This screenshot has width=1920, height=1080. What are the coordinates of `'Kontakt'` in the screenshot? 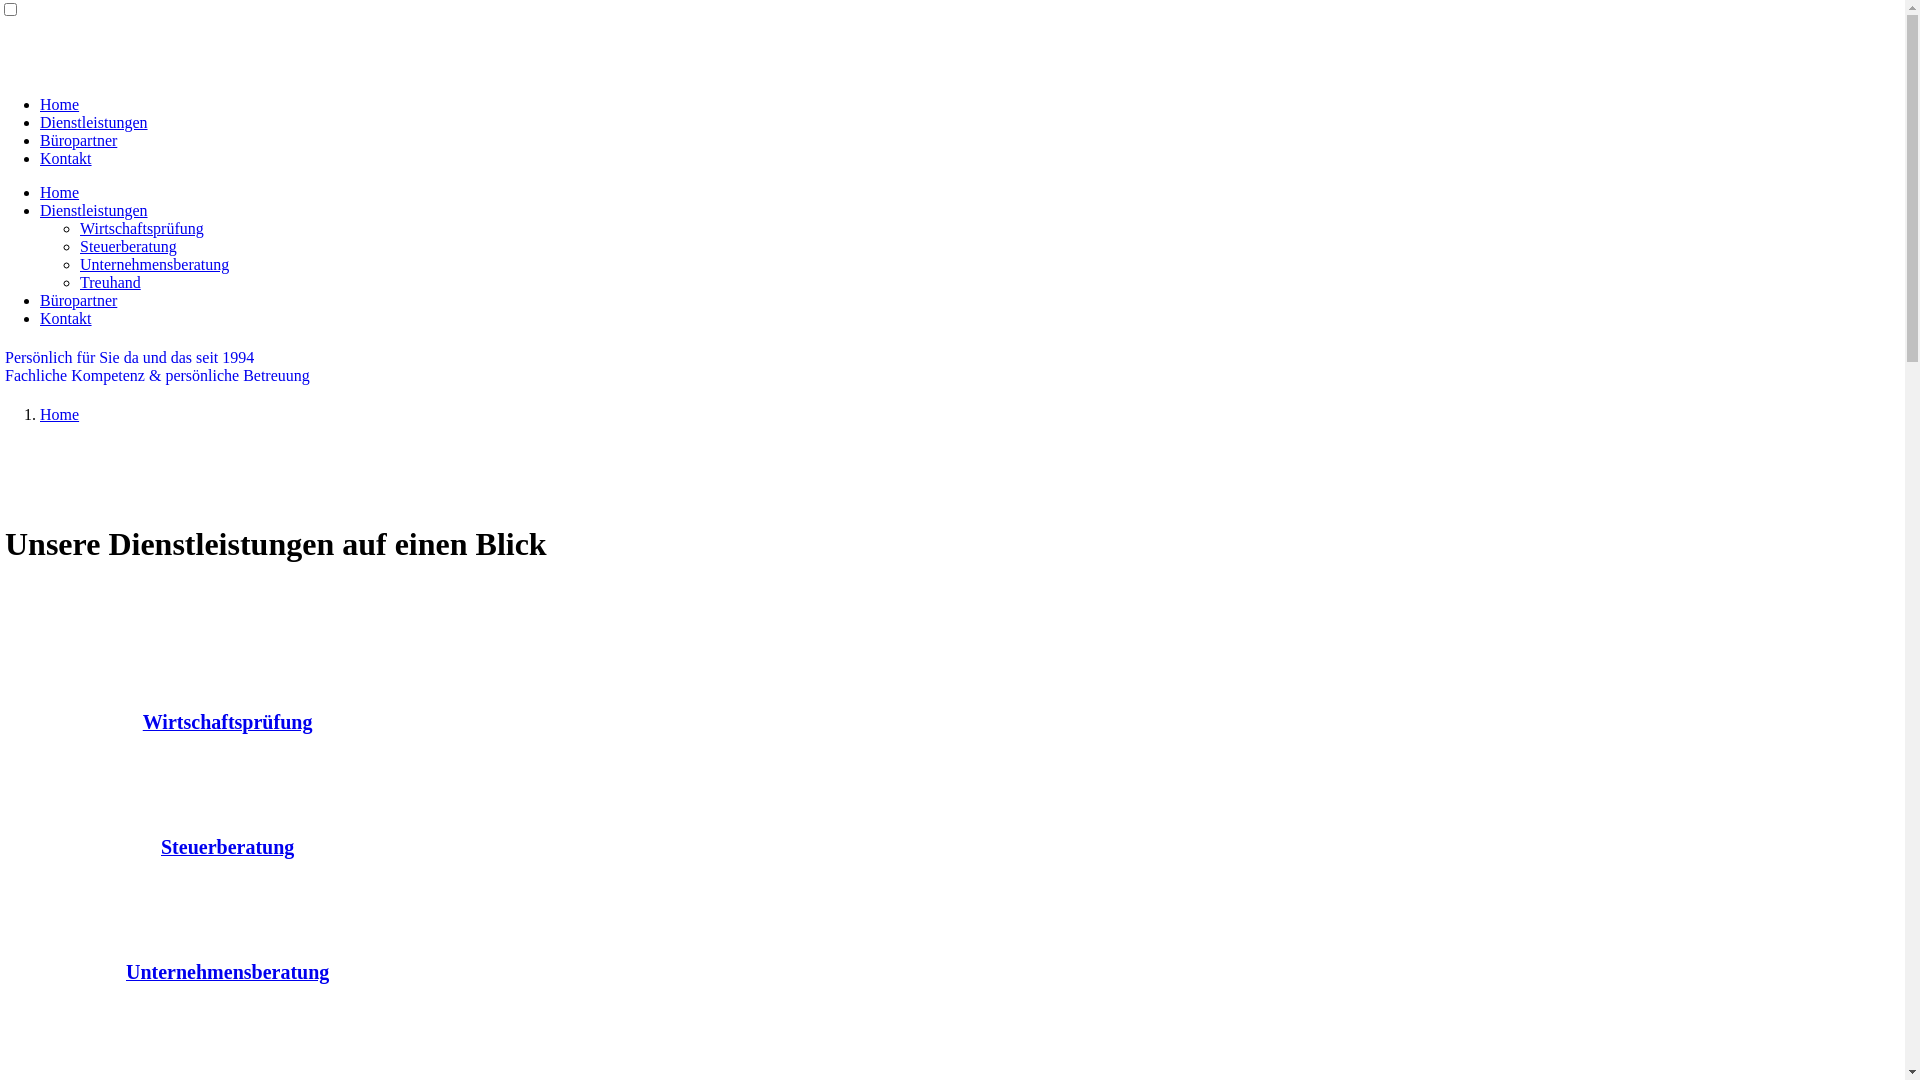 It's located at (66, 317).